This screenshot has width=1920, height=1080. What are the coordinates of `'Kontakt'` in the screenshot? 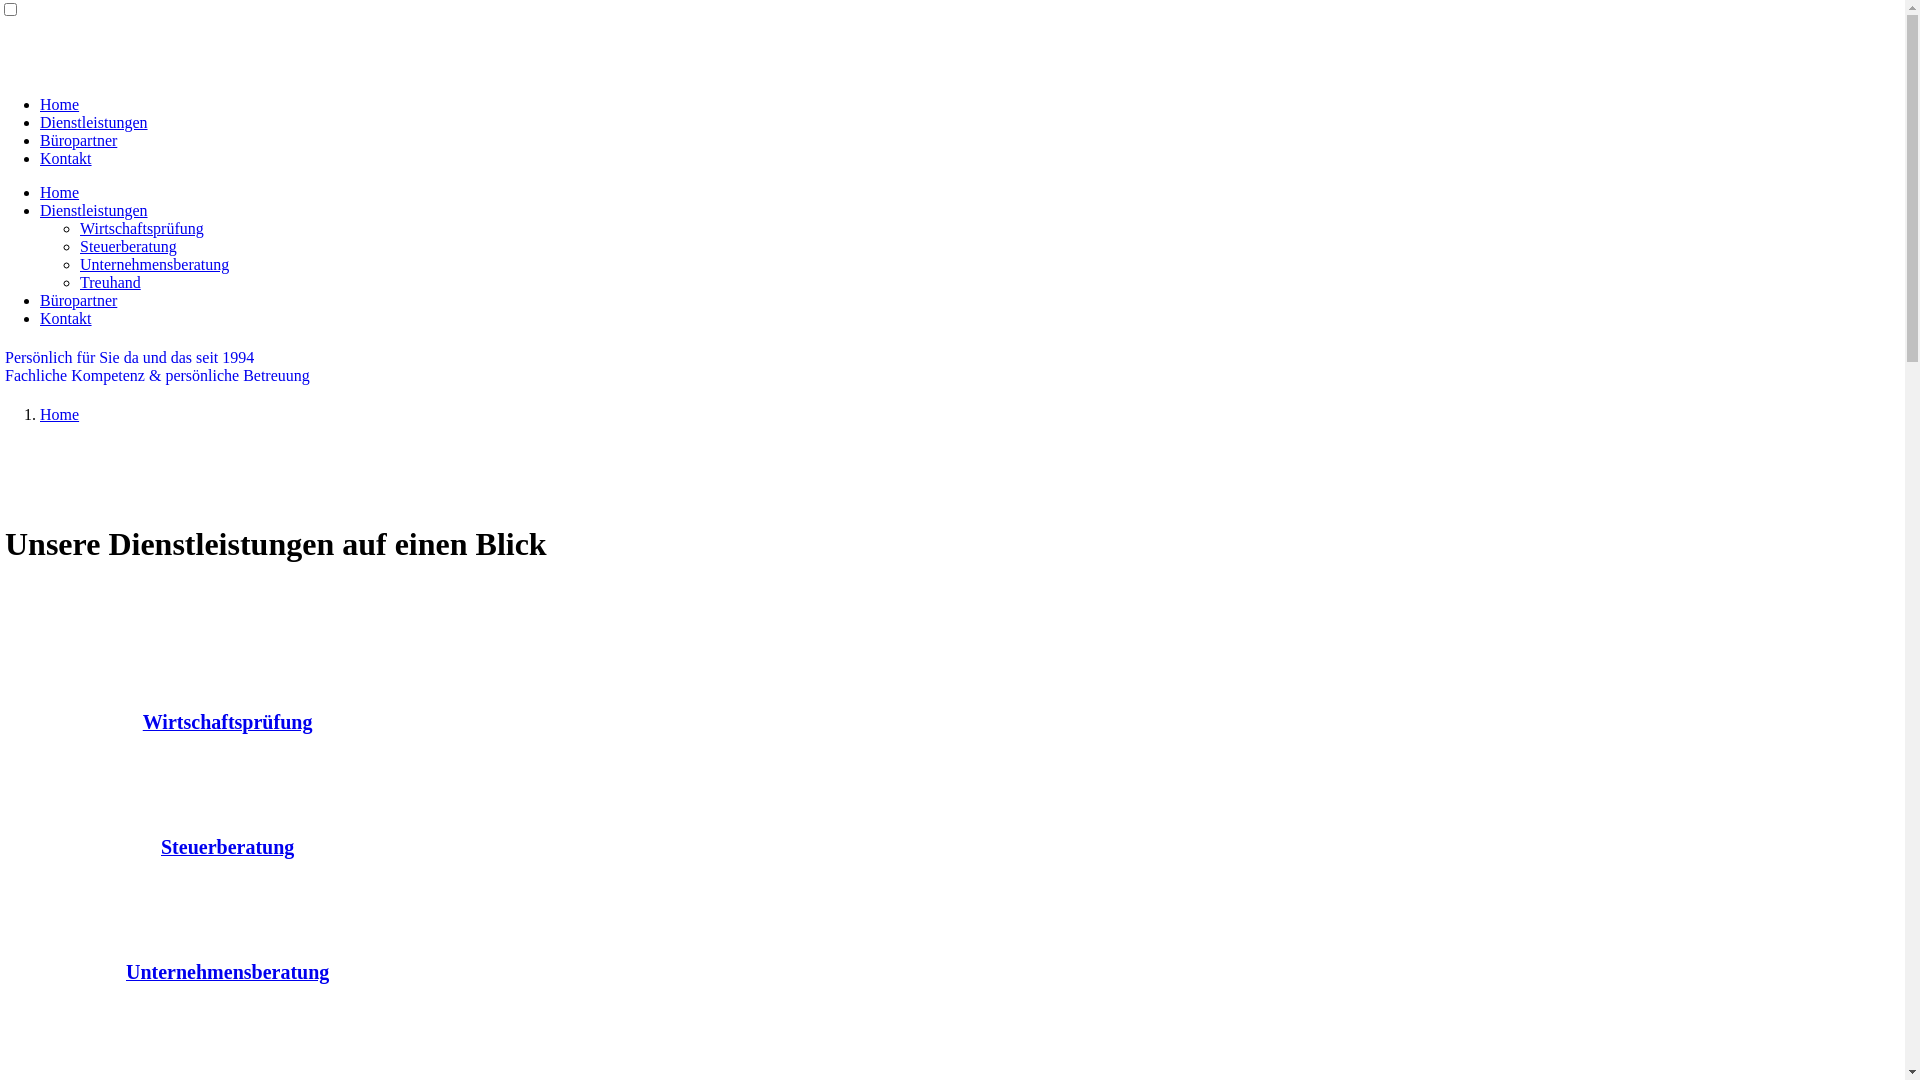 It's located at (66, 317).